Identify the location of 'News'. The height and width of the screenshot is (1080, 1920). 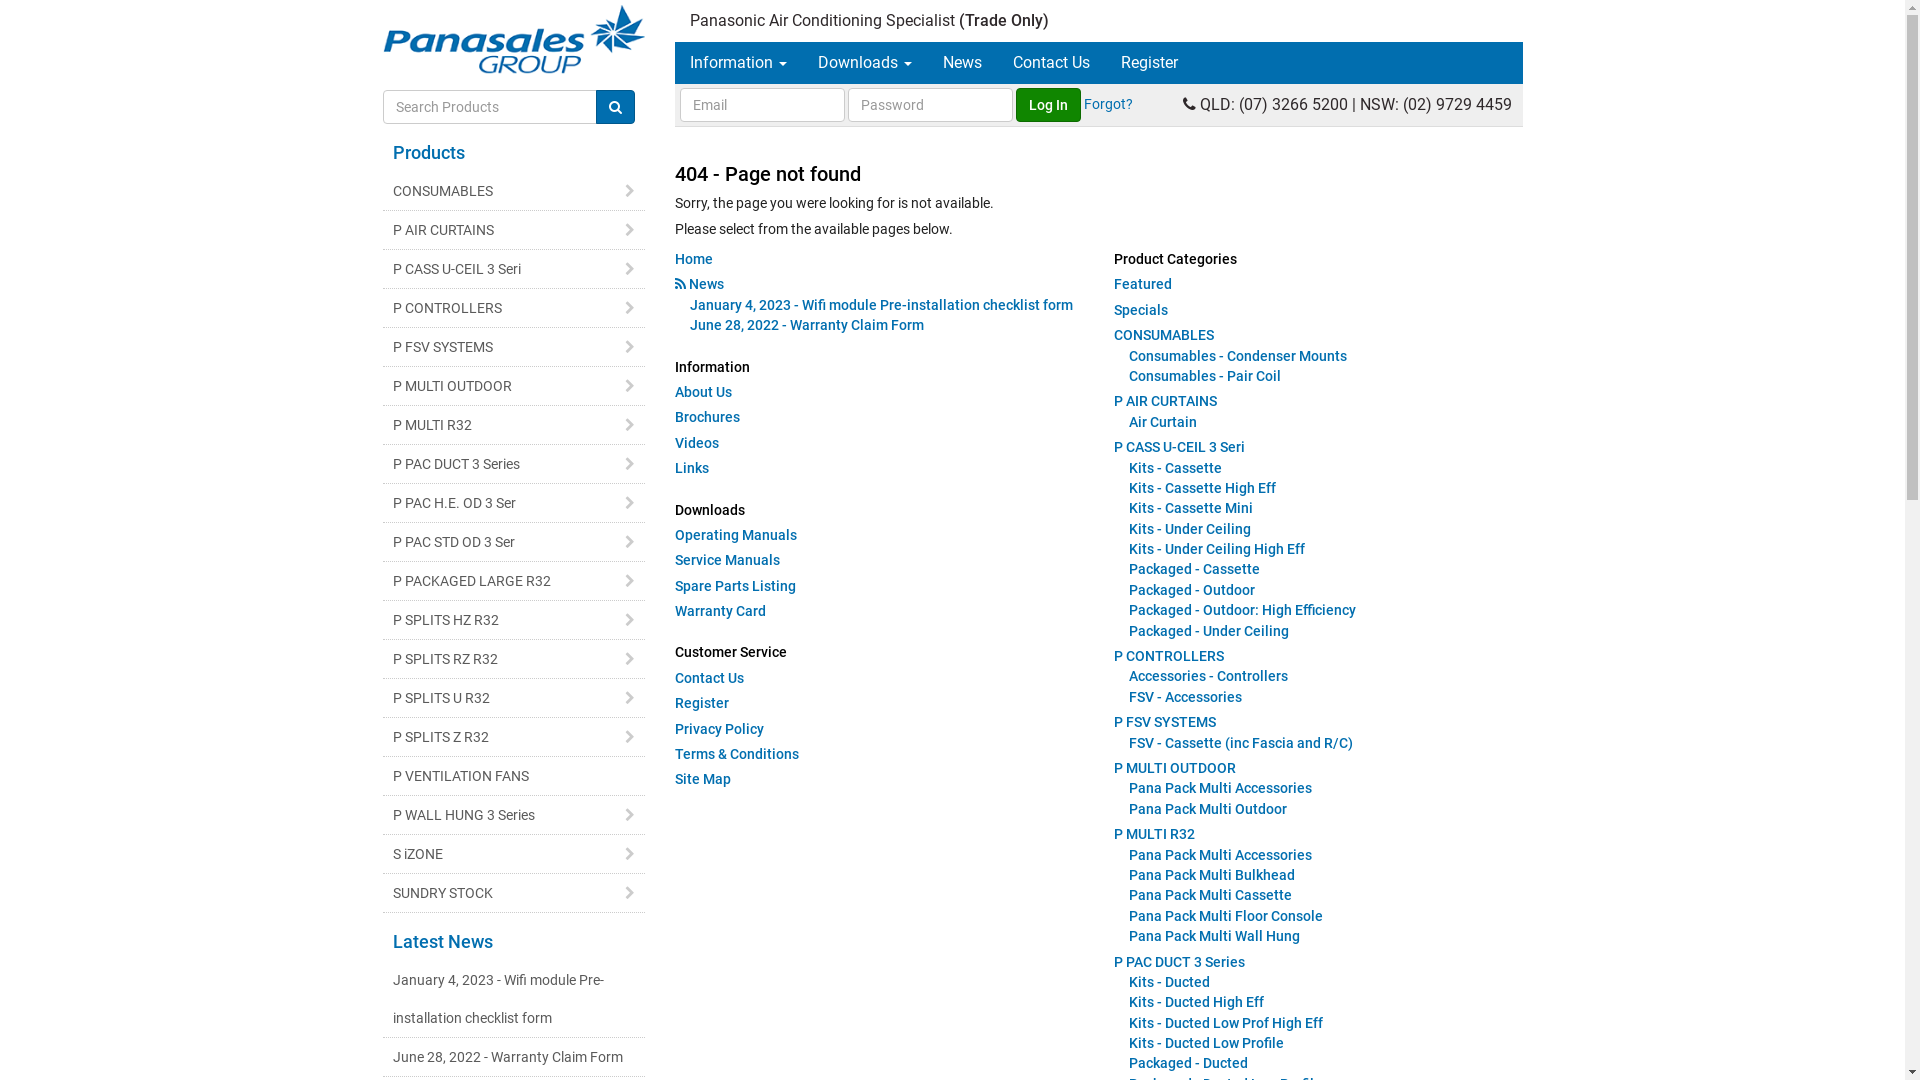
(962, 61).